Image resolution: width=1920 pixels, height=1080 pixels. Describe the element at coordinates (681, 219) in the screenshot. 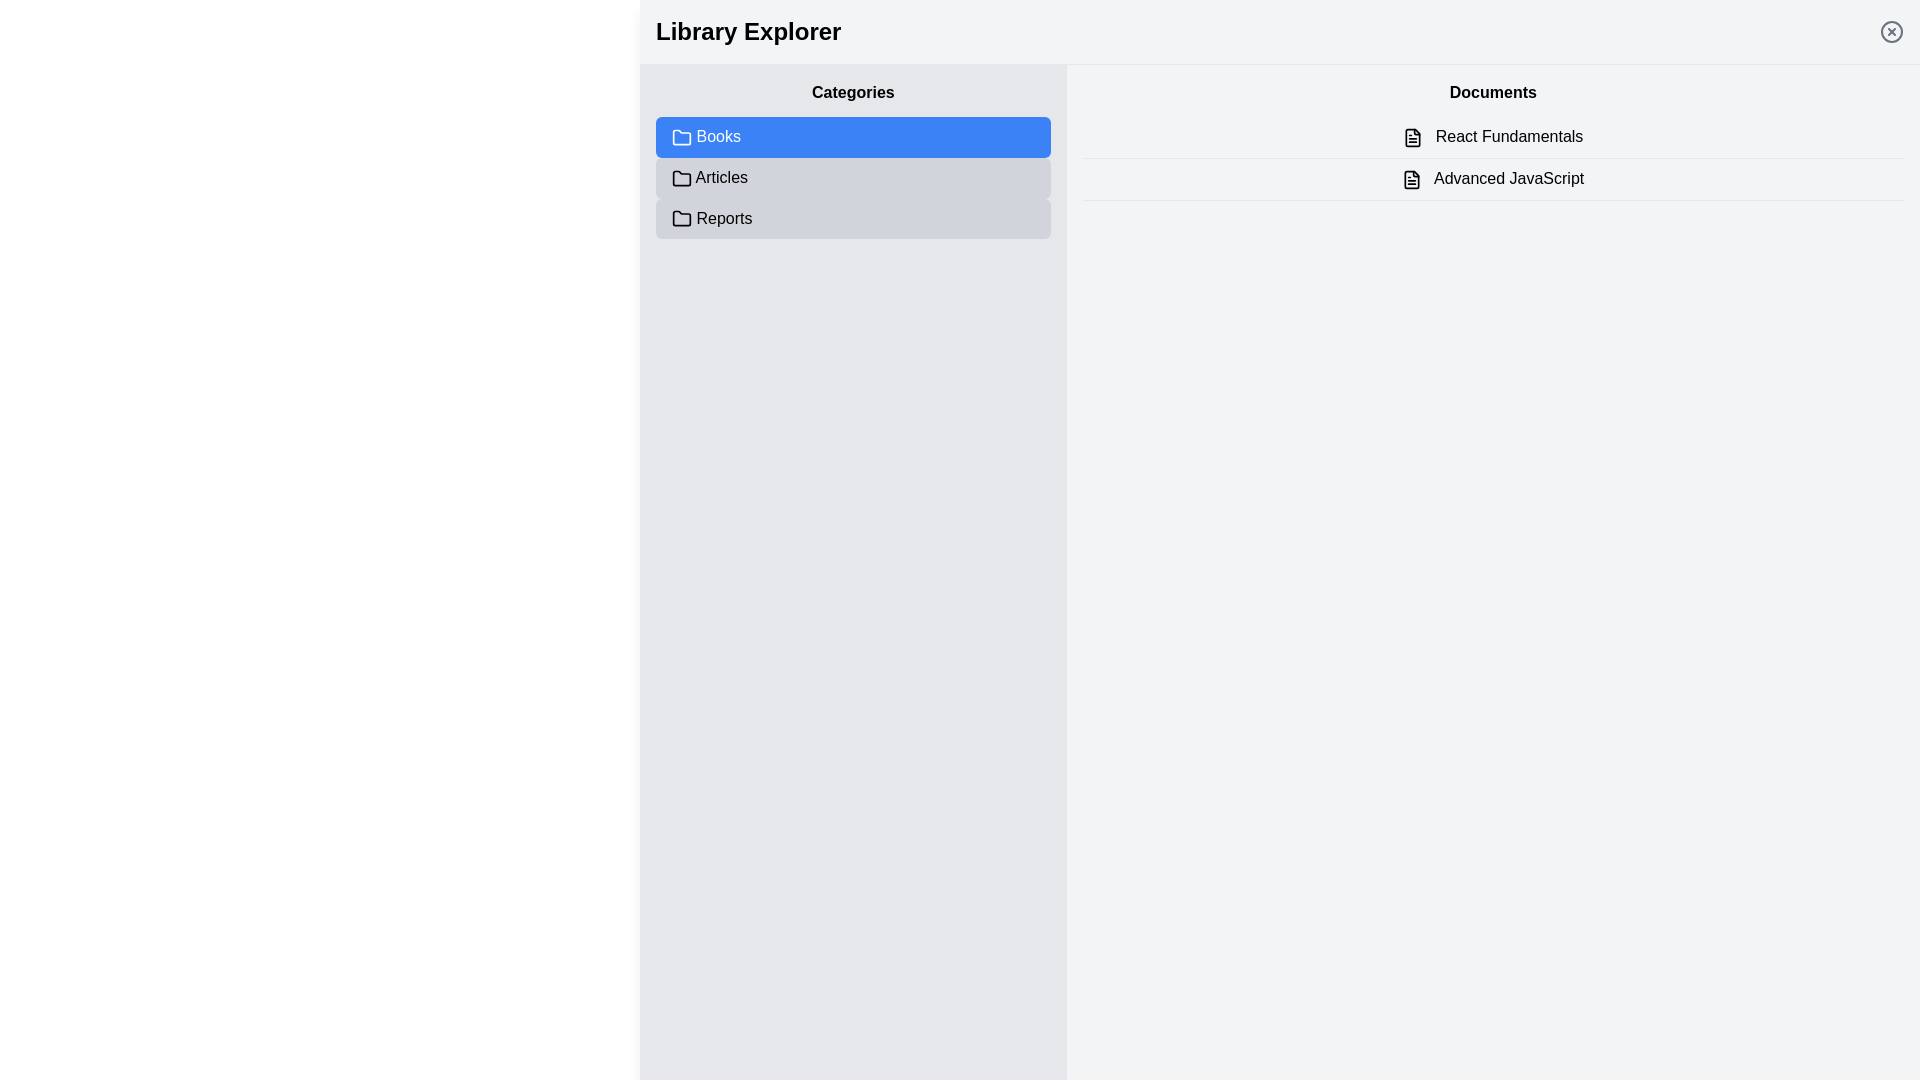

I see `the folder icon representing the 'Reports' category` at that location.